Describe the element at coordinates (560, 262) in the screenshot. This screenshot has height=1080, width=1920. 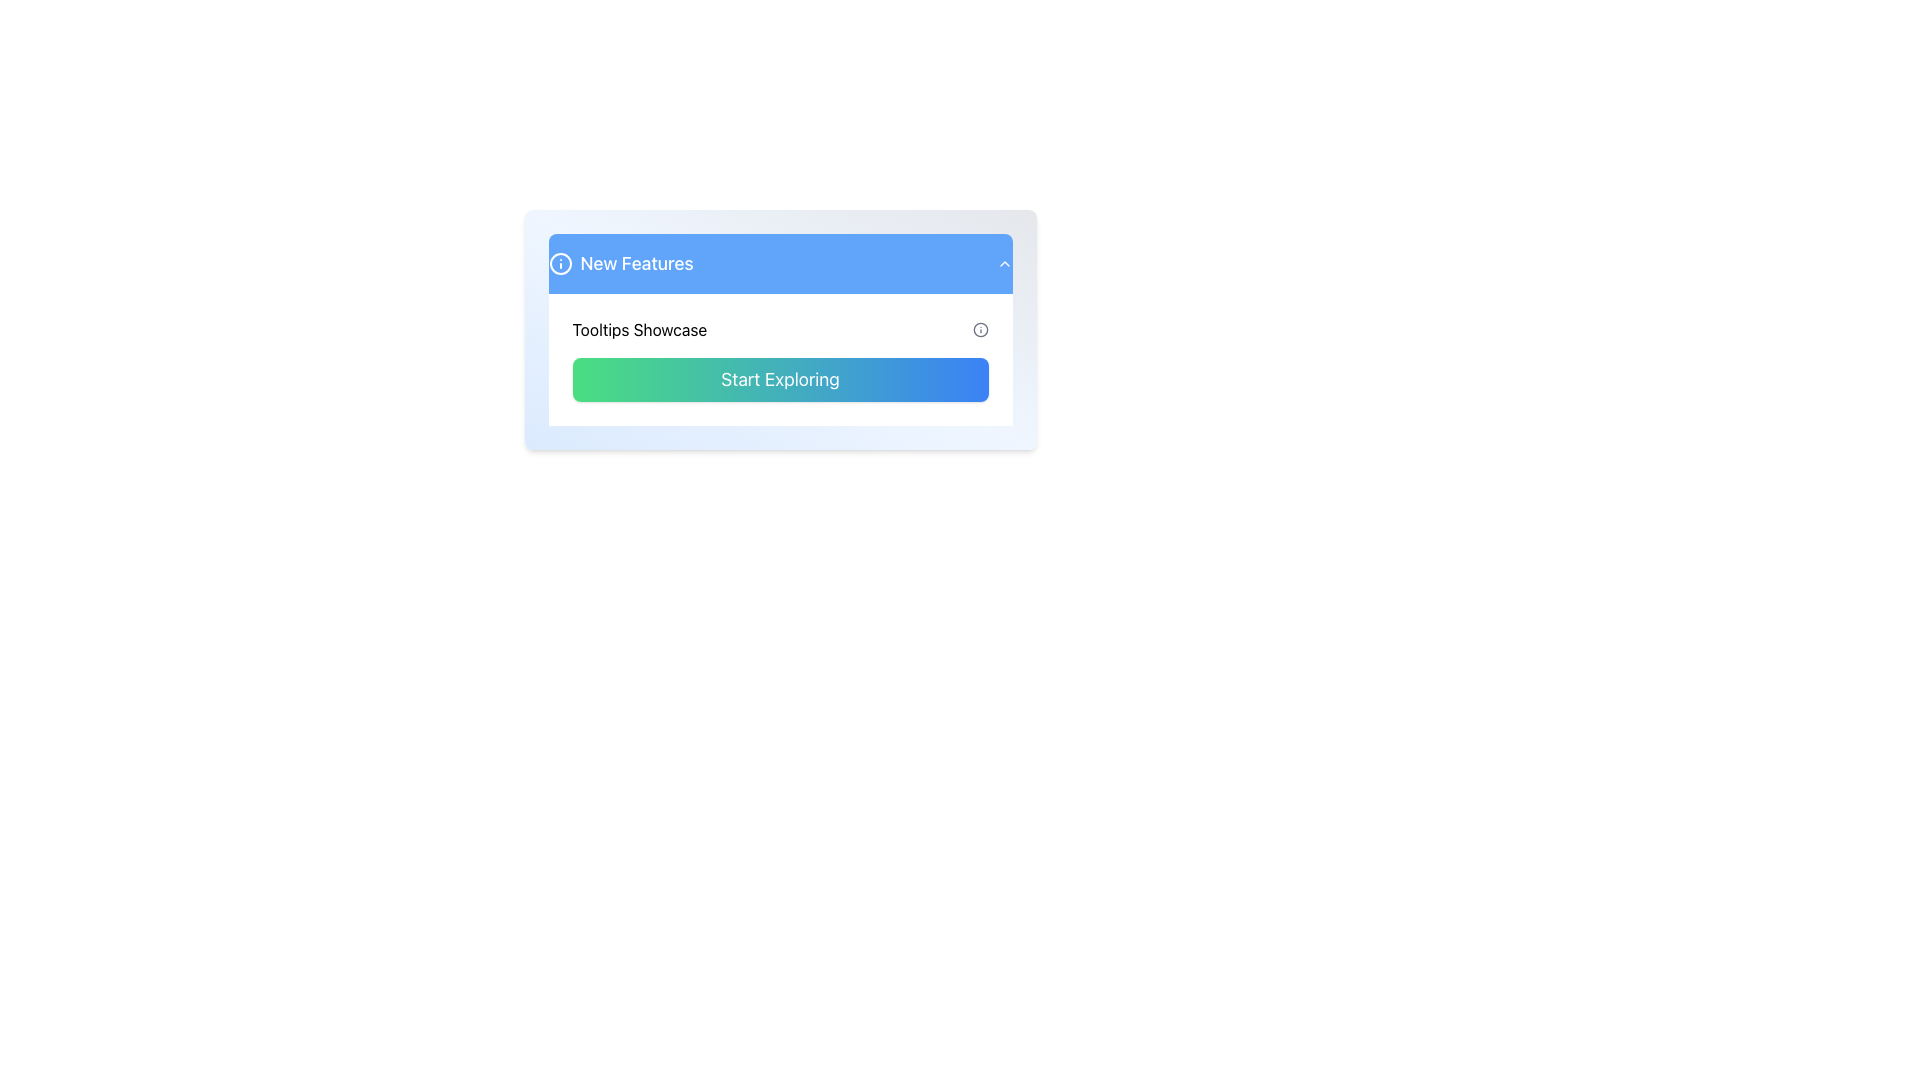
I see `the informational icon located at the top of the card interface, within the blue header section` at that location.